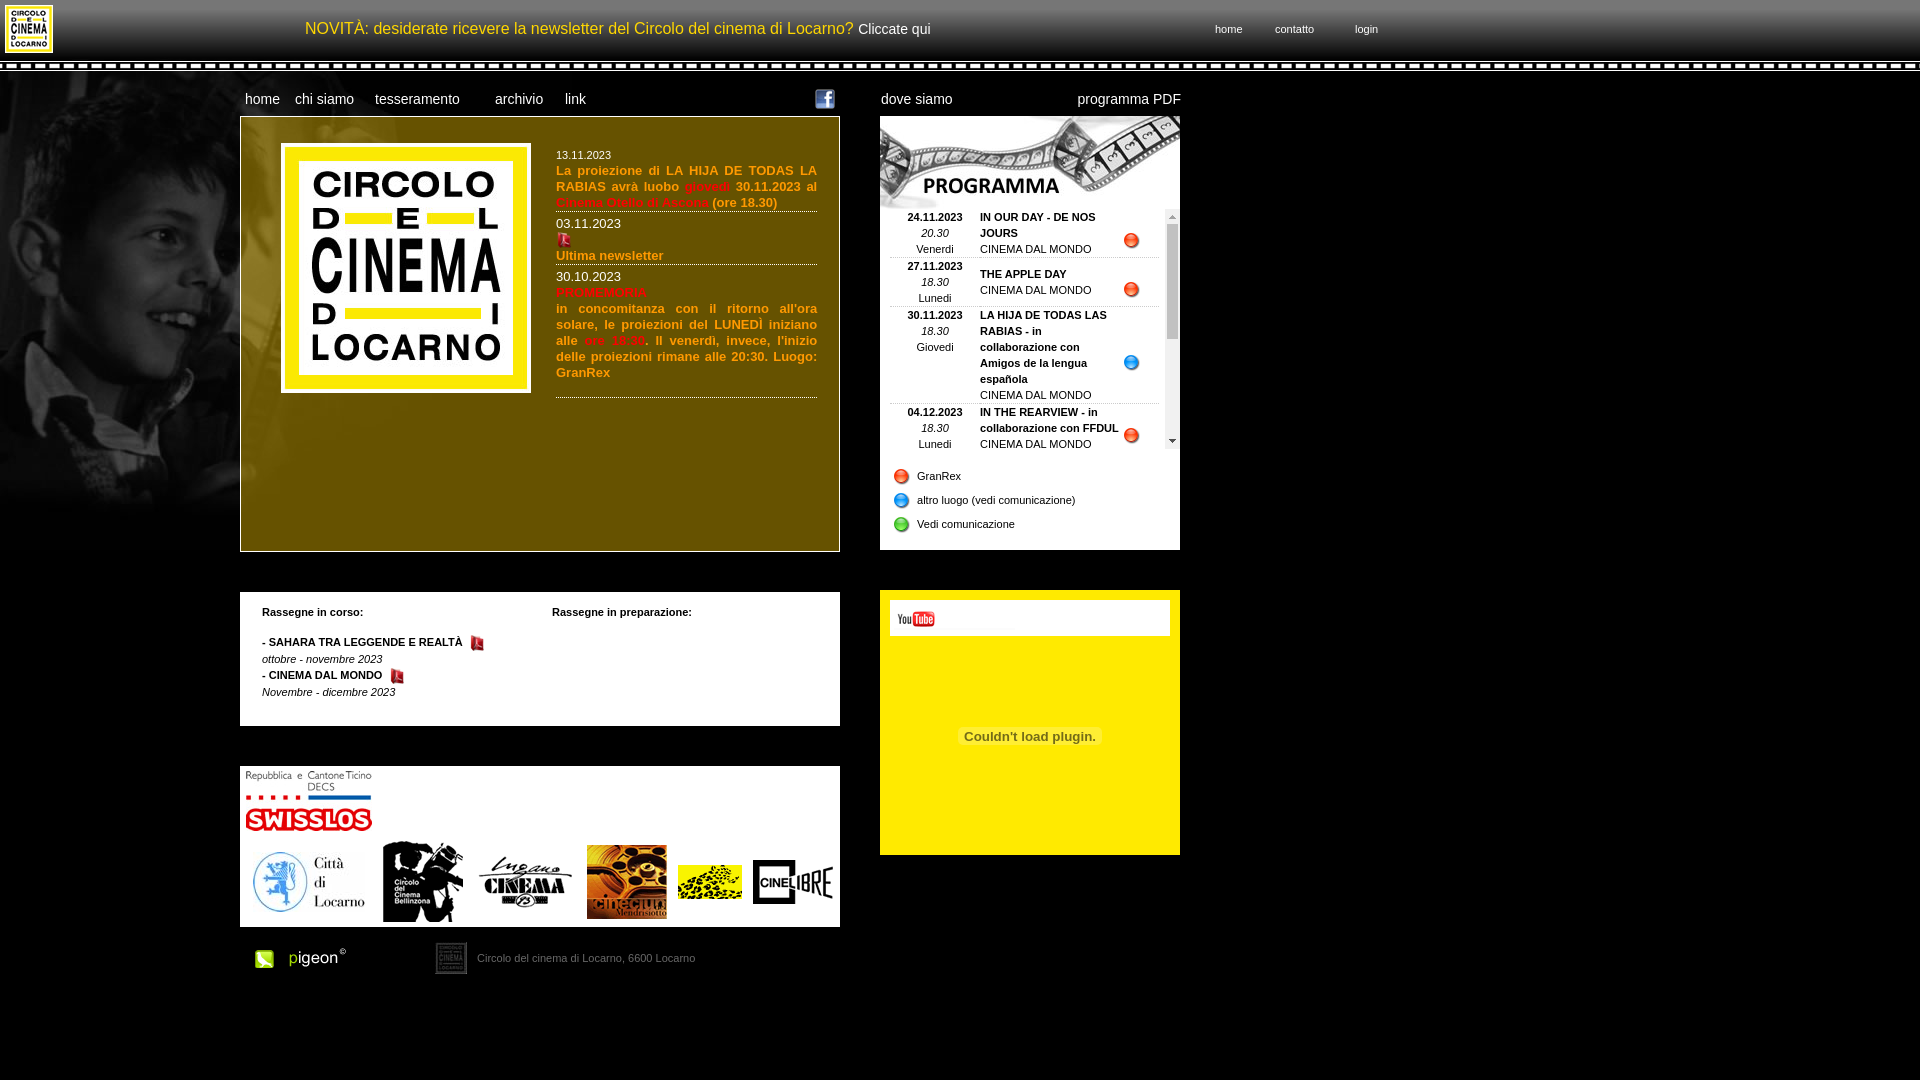 This screenshot has height=1080, width=1920. What do you see at coordinates (1294, 29) in the screenshot?
I see `'contatto'` at bounding box center [1294, 29].